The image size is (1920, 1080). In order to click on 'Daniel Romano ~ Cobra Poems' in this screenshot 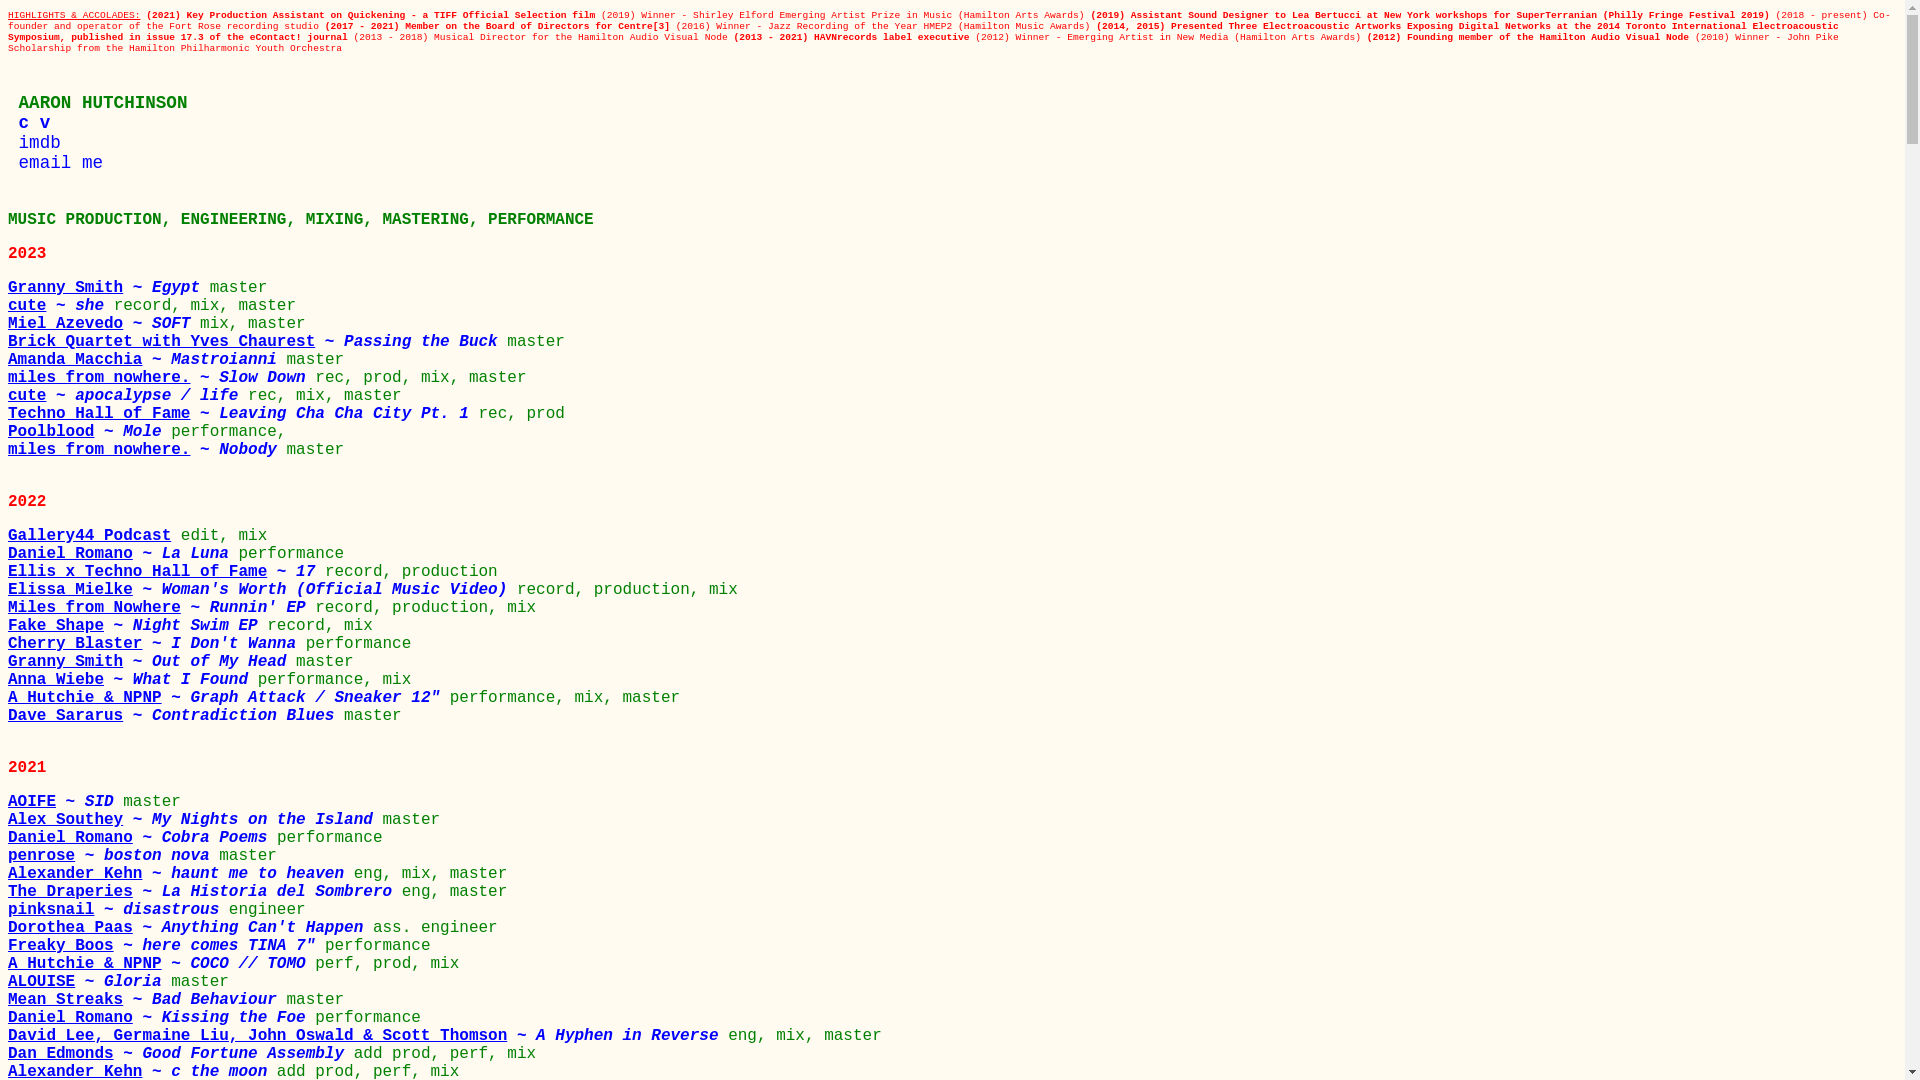, I will do `click(141, 837)`.